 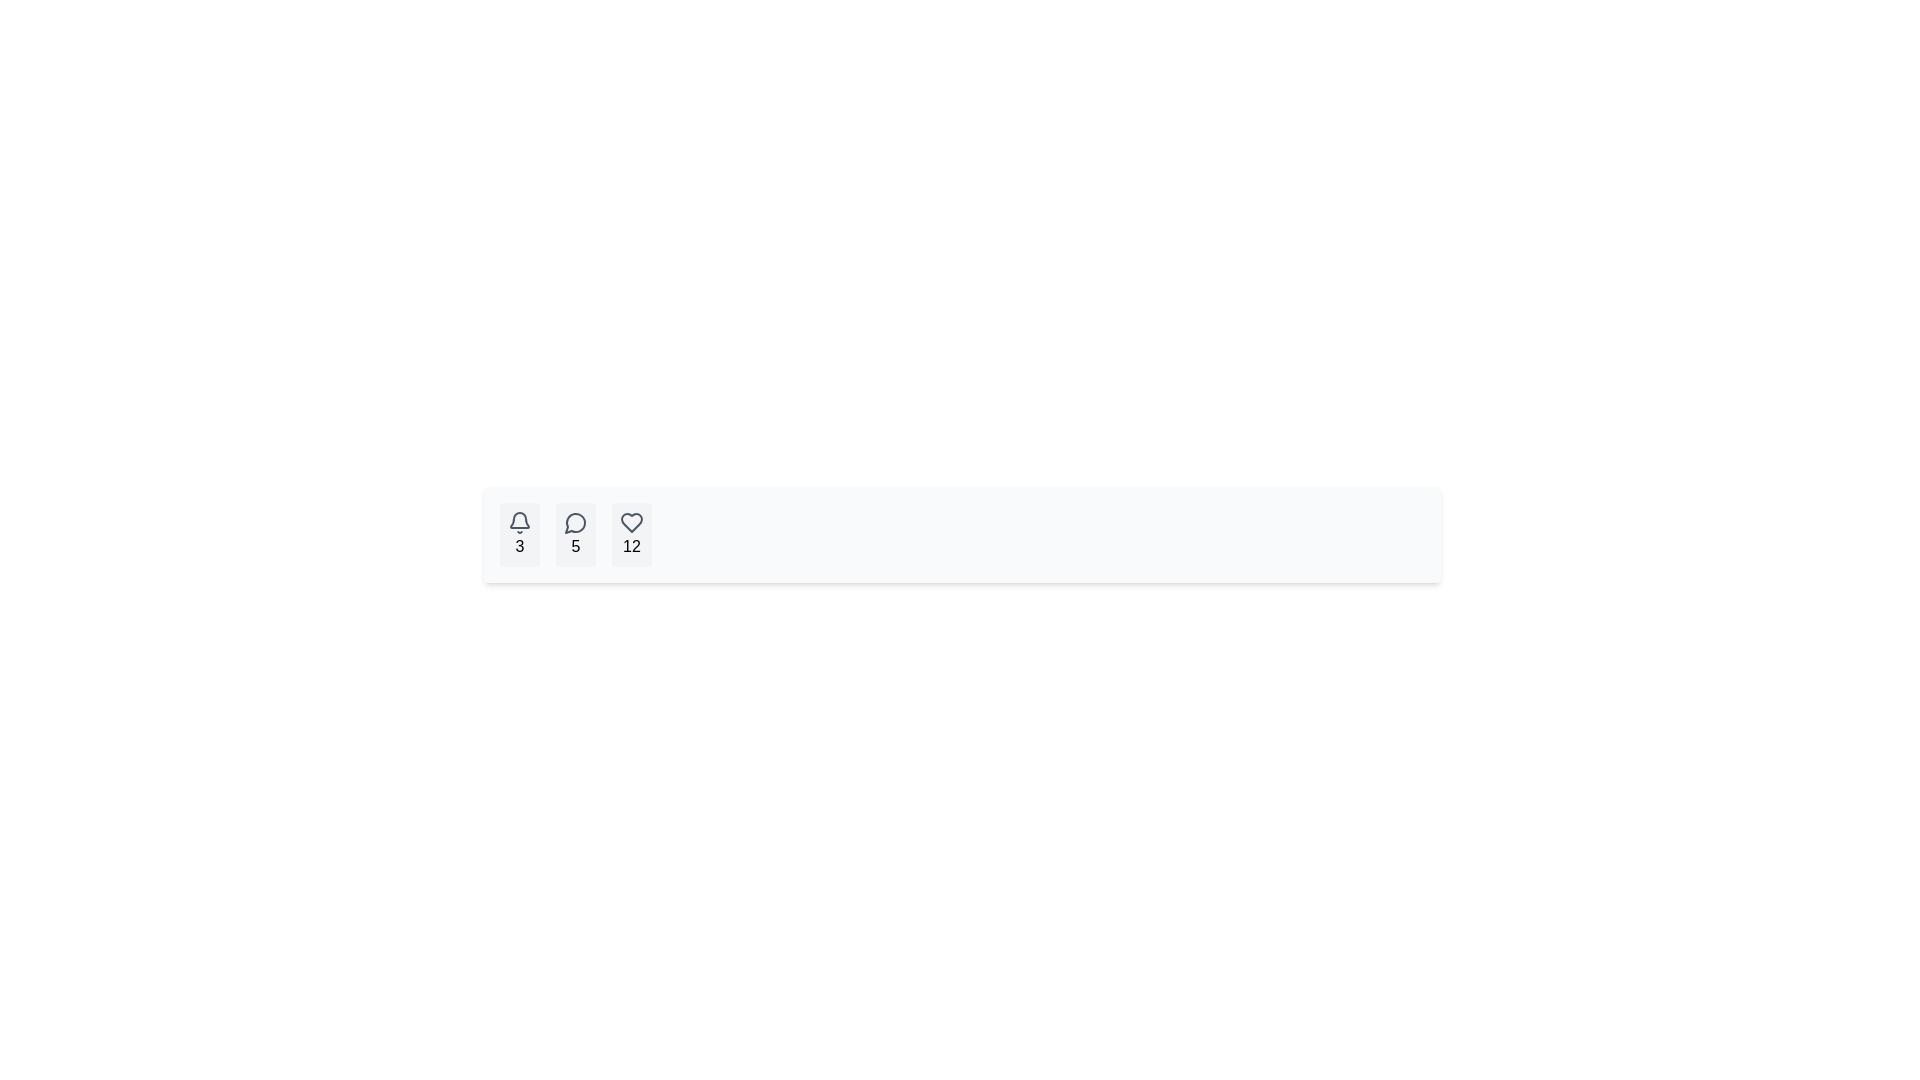 I want to click on the indicator element that displays the count of comments or messages, positioned between a bell icon with '3' and a heart icon with '12', so click(x=575, y=534).